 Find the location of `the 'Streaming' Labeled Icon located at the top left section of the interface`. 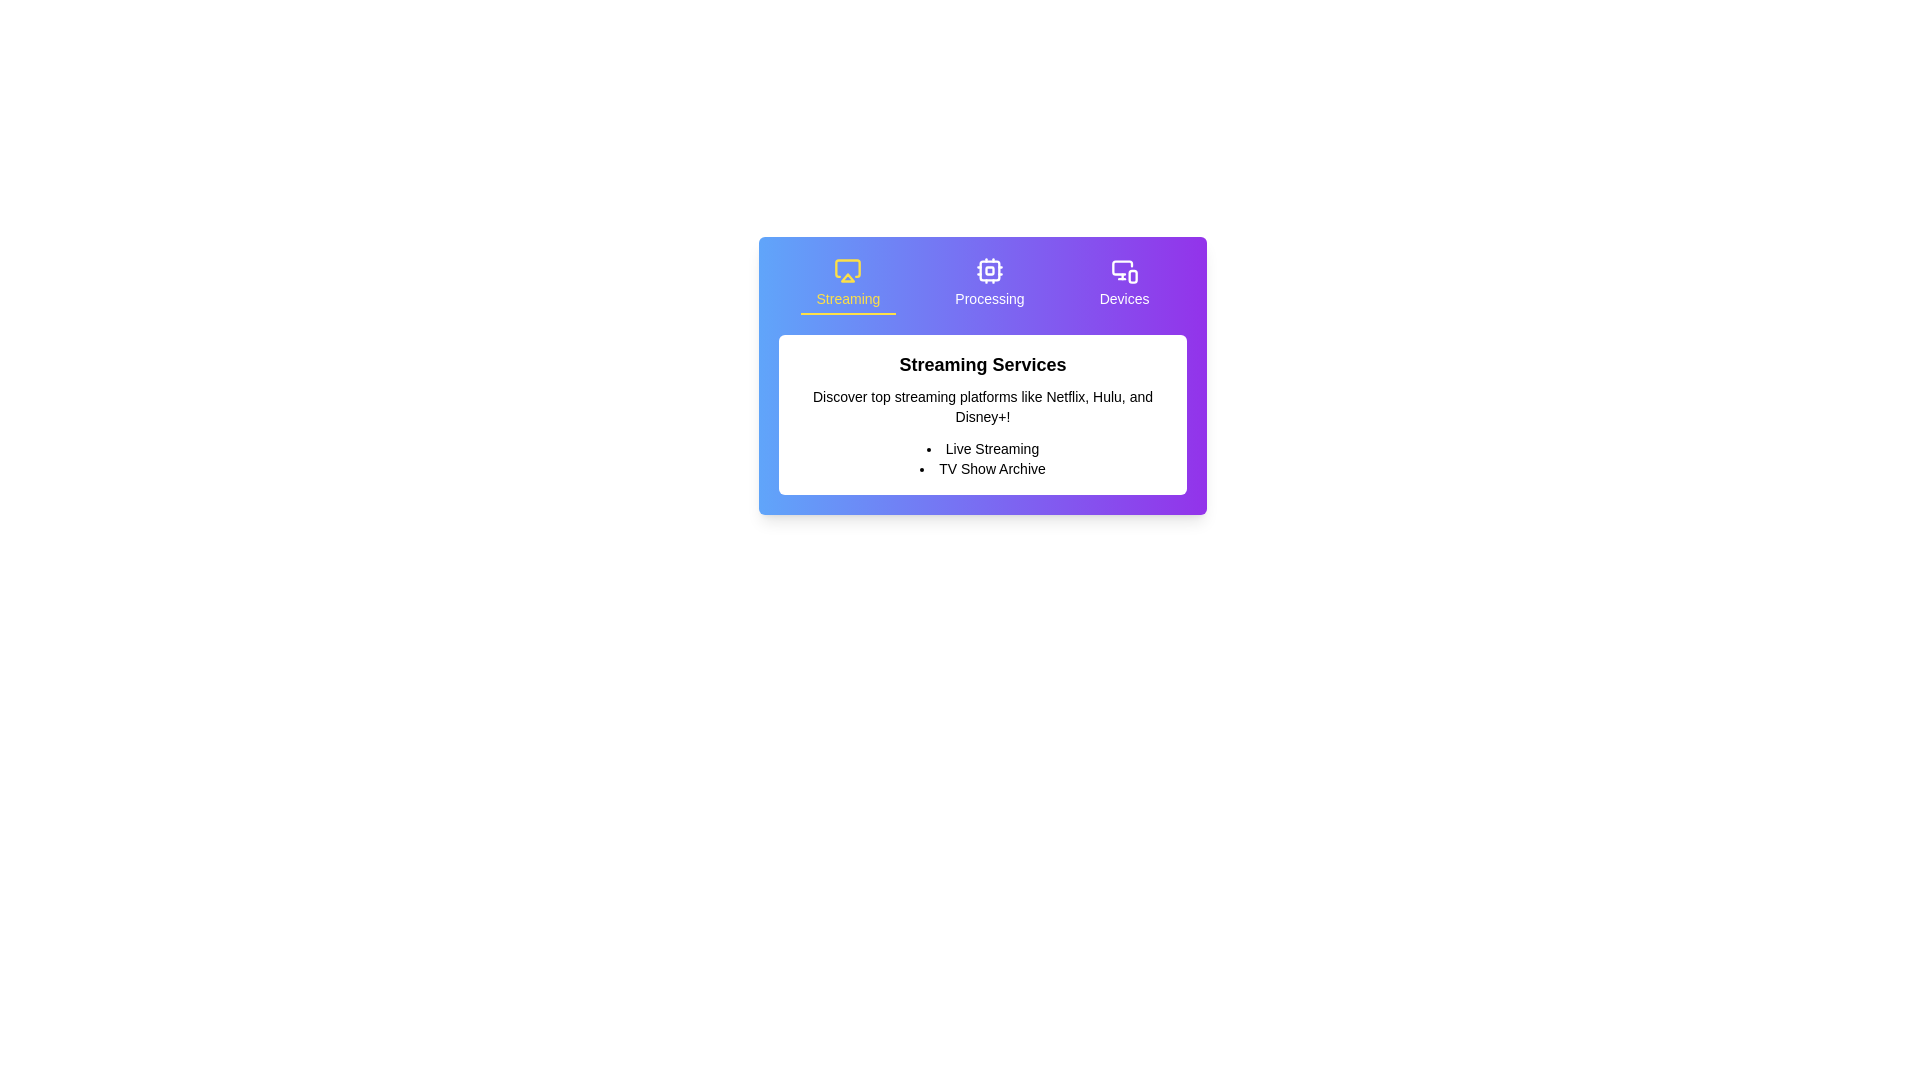

the 'Streaming' Labeled Icon located at the top left section of the interface is located at coordinates (848, 282).